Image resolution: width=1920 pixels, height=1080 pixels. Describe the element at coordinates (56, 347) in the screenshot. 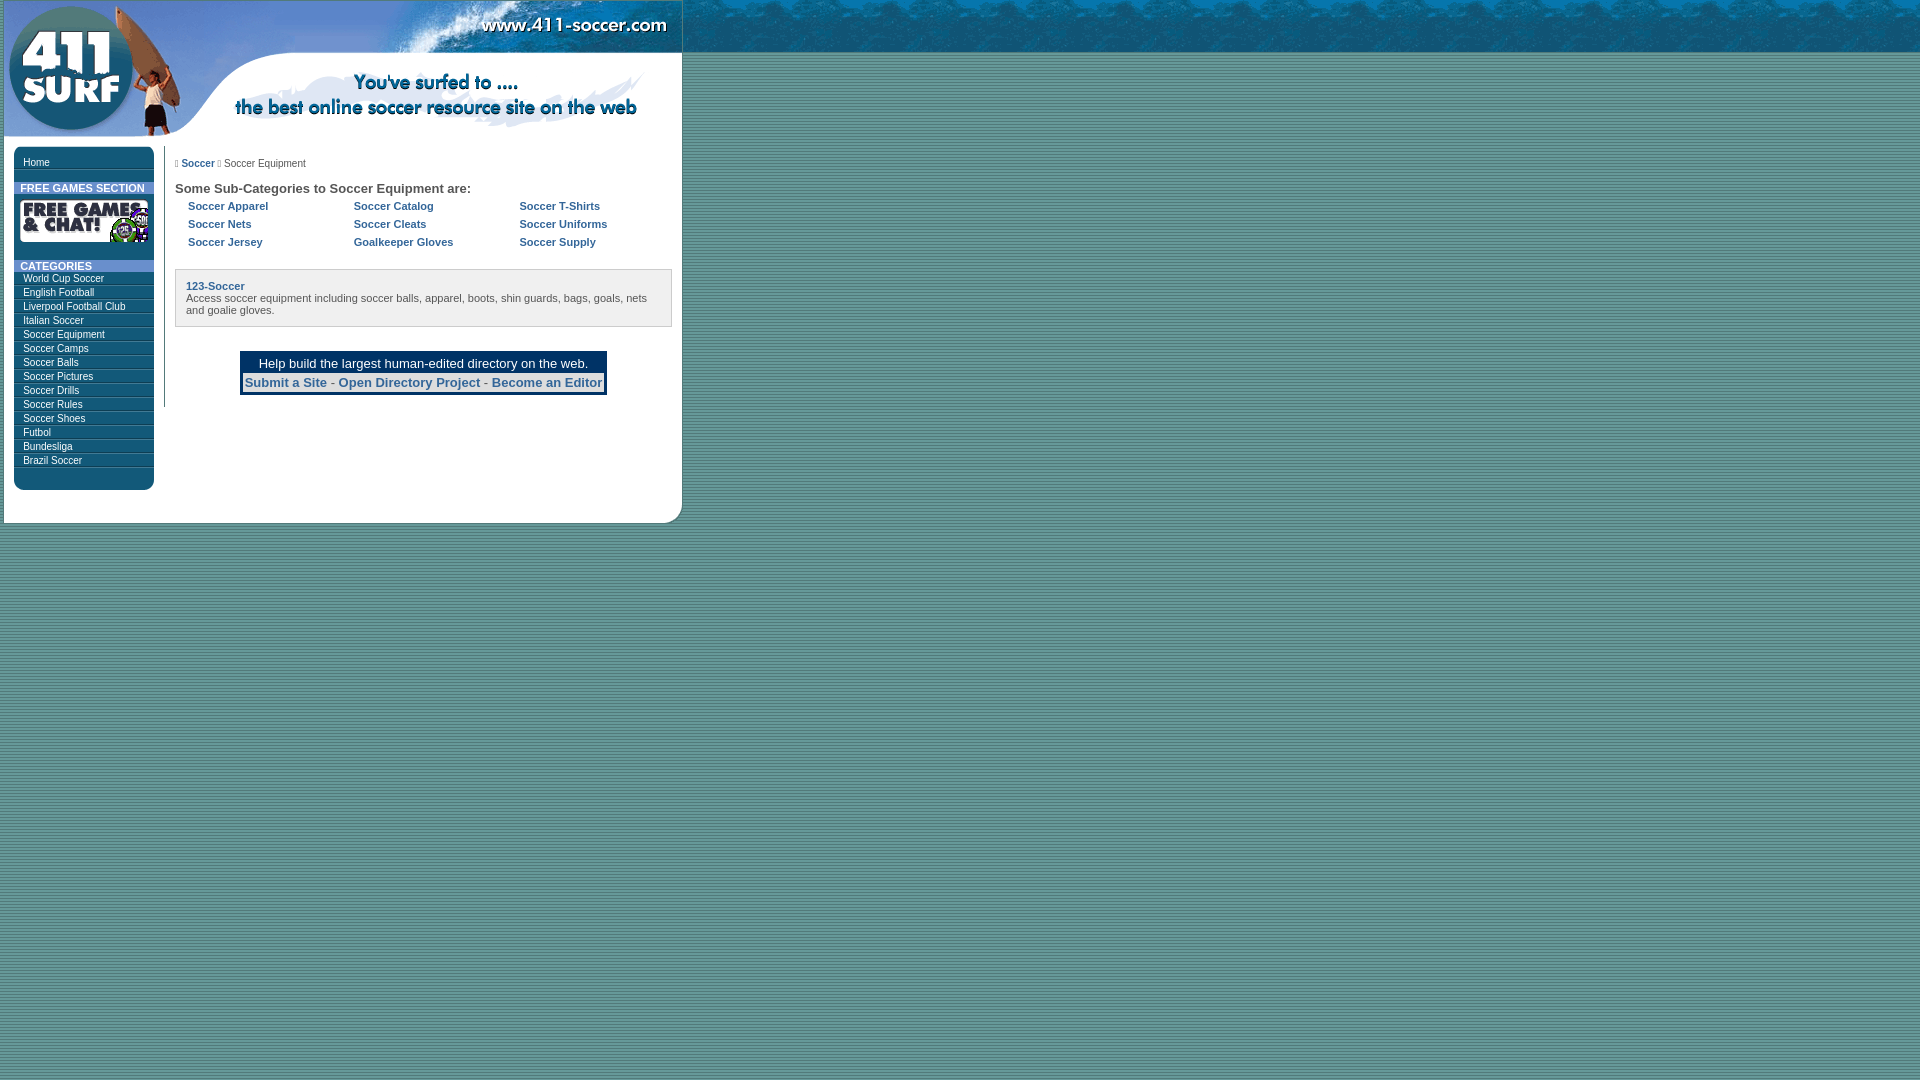

I see `'Soccer Camps'` at that location.